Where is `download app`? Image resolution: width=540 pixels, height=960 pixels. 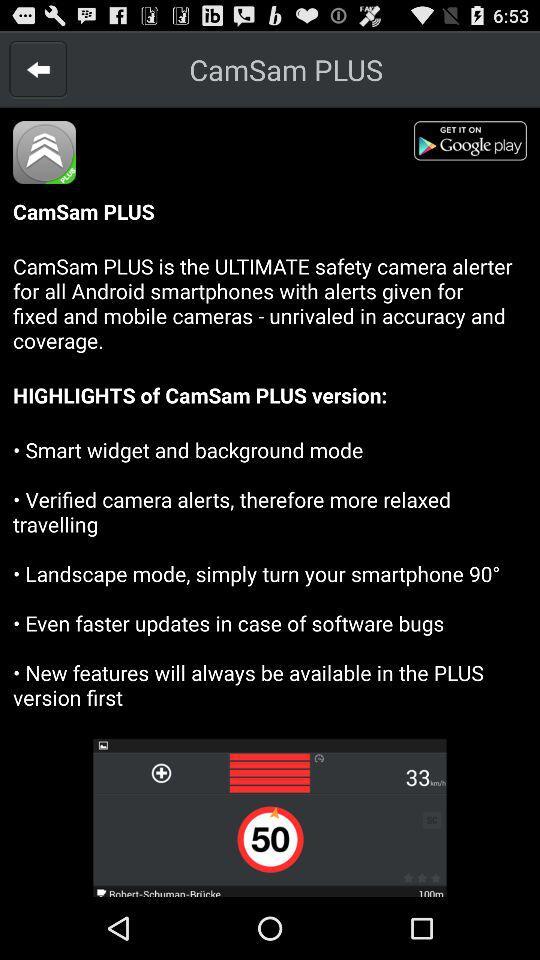 download app is located at coordinates (475, 143).